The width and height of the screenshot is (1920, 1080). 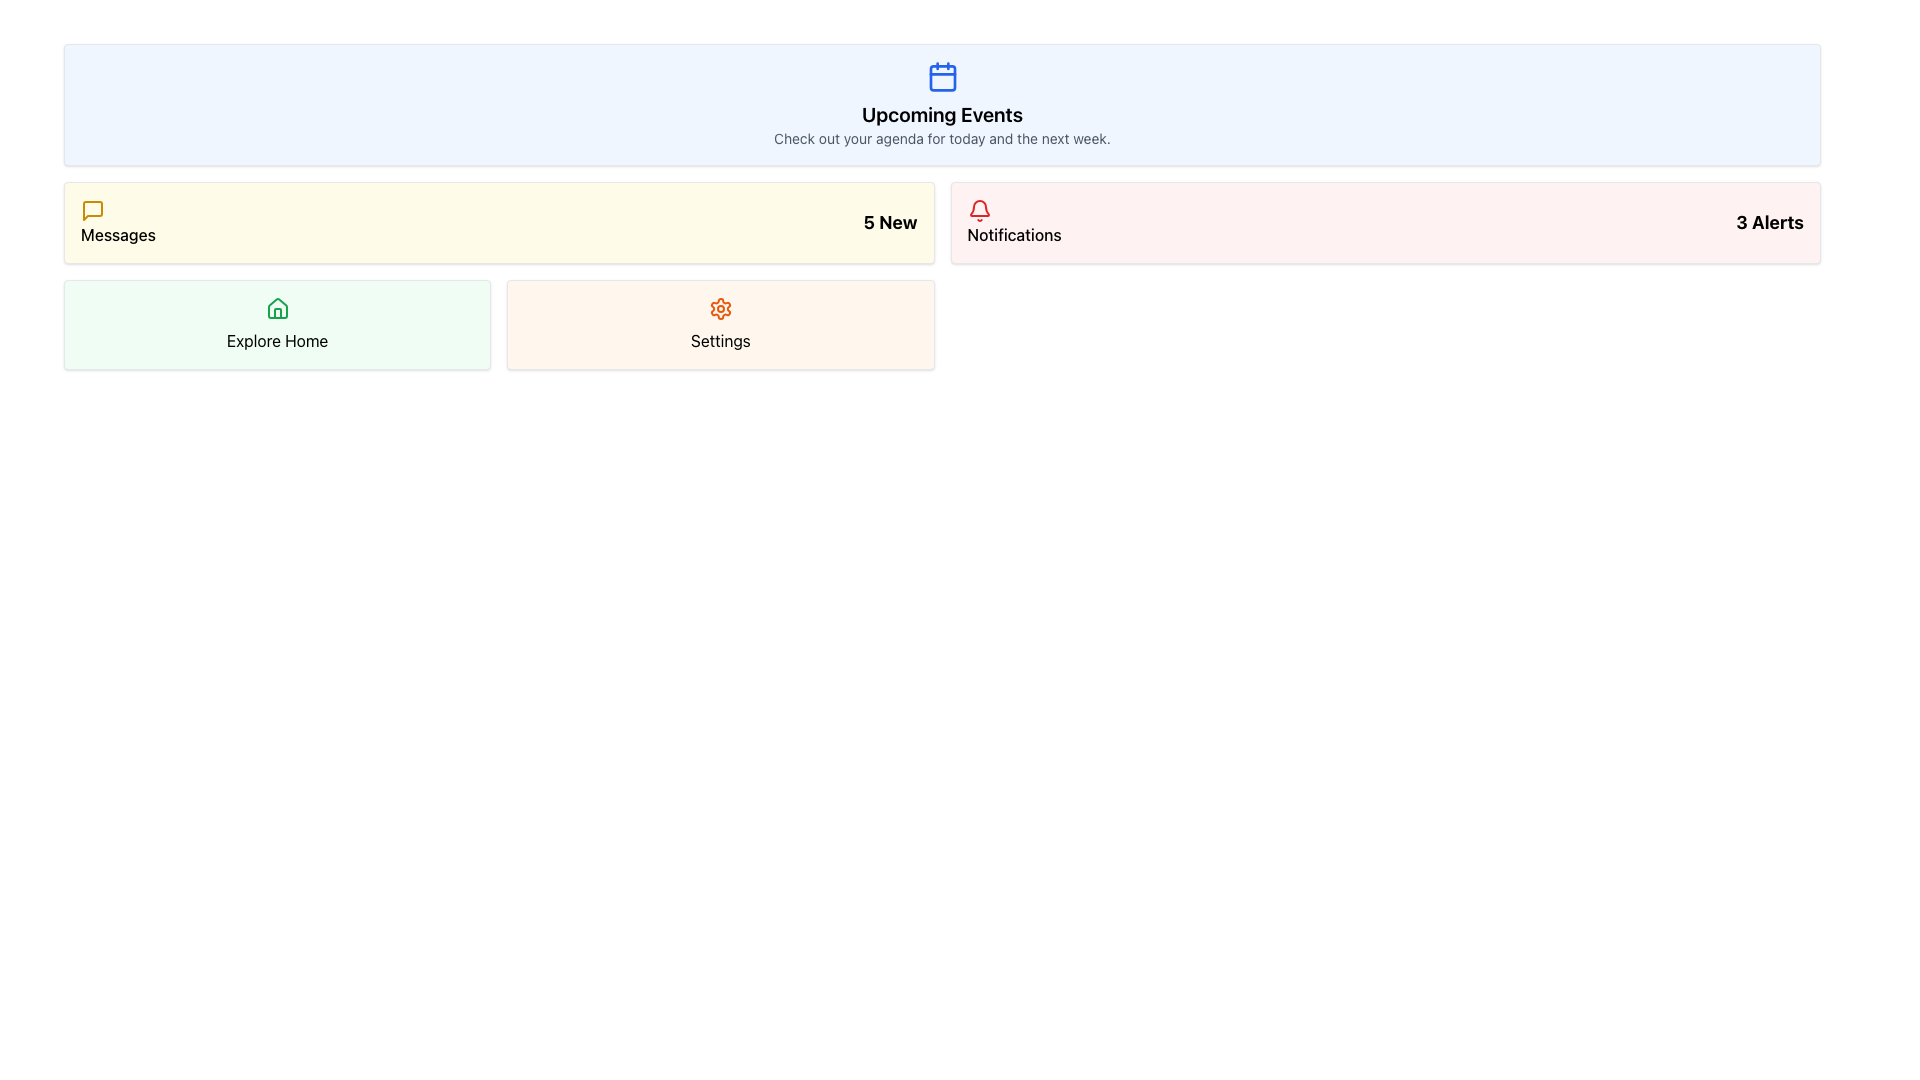 I want to click on the text label indicating messages, which is located in the upper left section of the interface, below a blue header area and above 'Explore Home' and 'Settings', so click(x=117, y=234).